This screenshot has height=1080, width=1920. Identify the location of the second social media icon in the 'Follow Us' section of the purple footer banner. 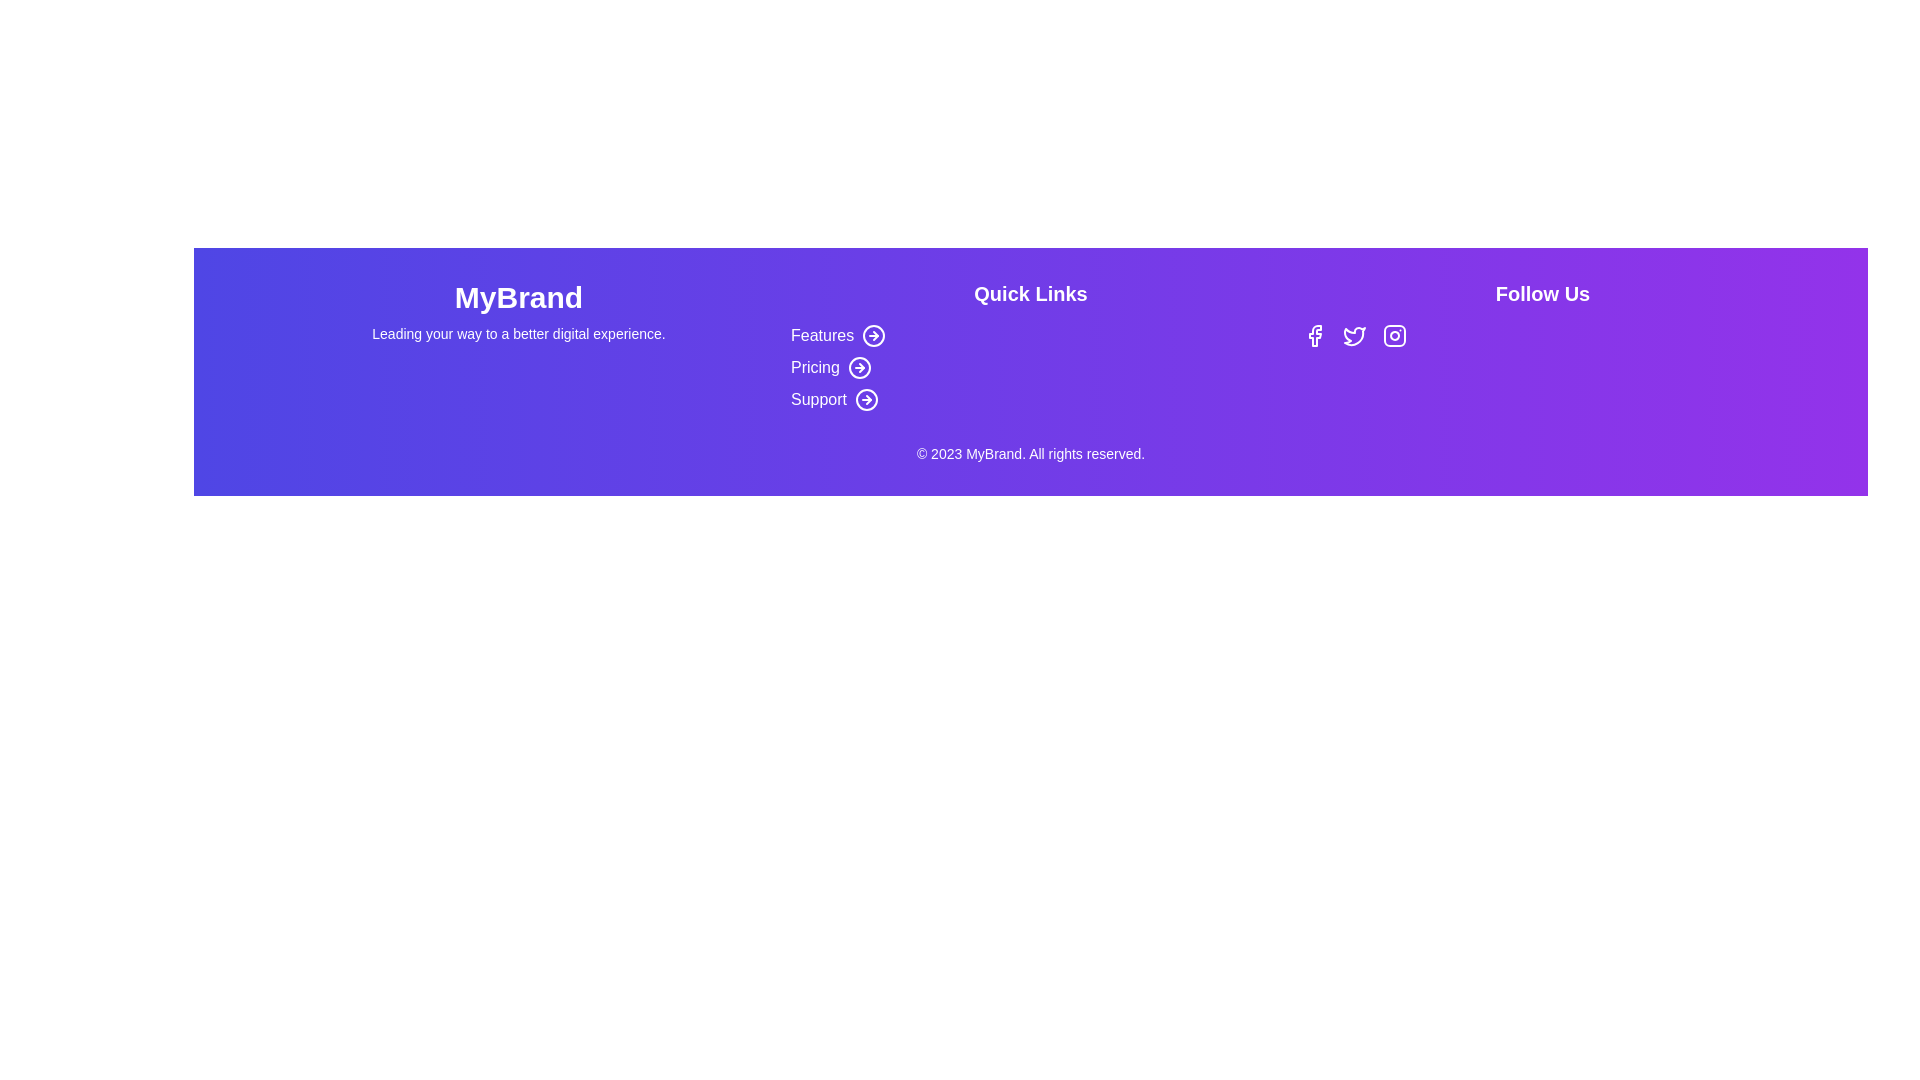
(1354, 334).